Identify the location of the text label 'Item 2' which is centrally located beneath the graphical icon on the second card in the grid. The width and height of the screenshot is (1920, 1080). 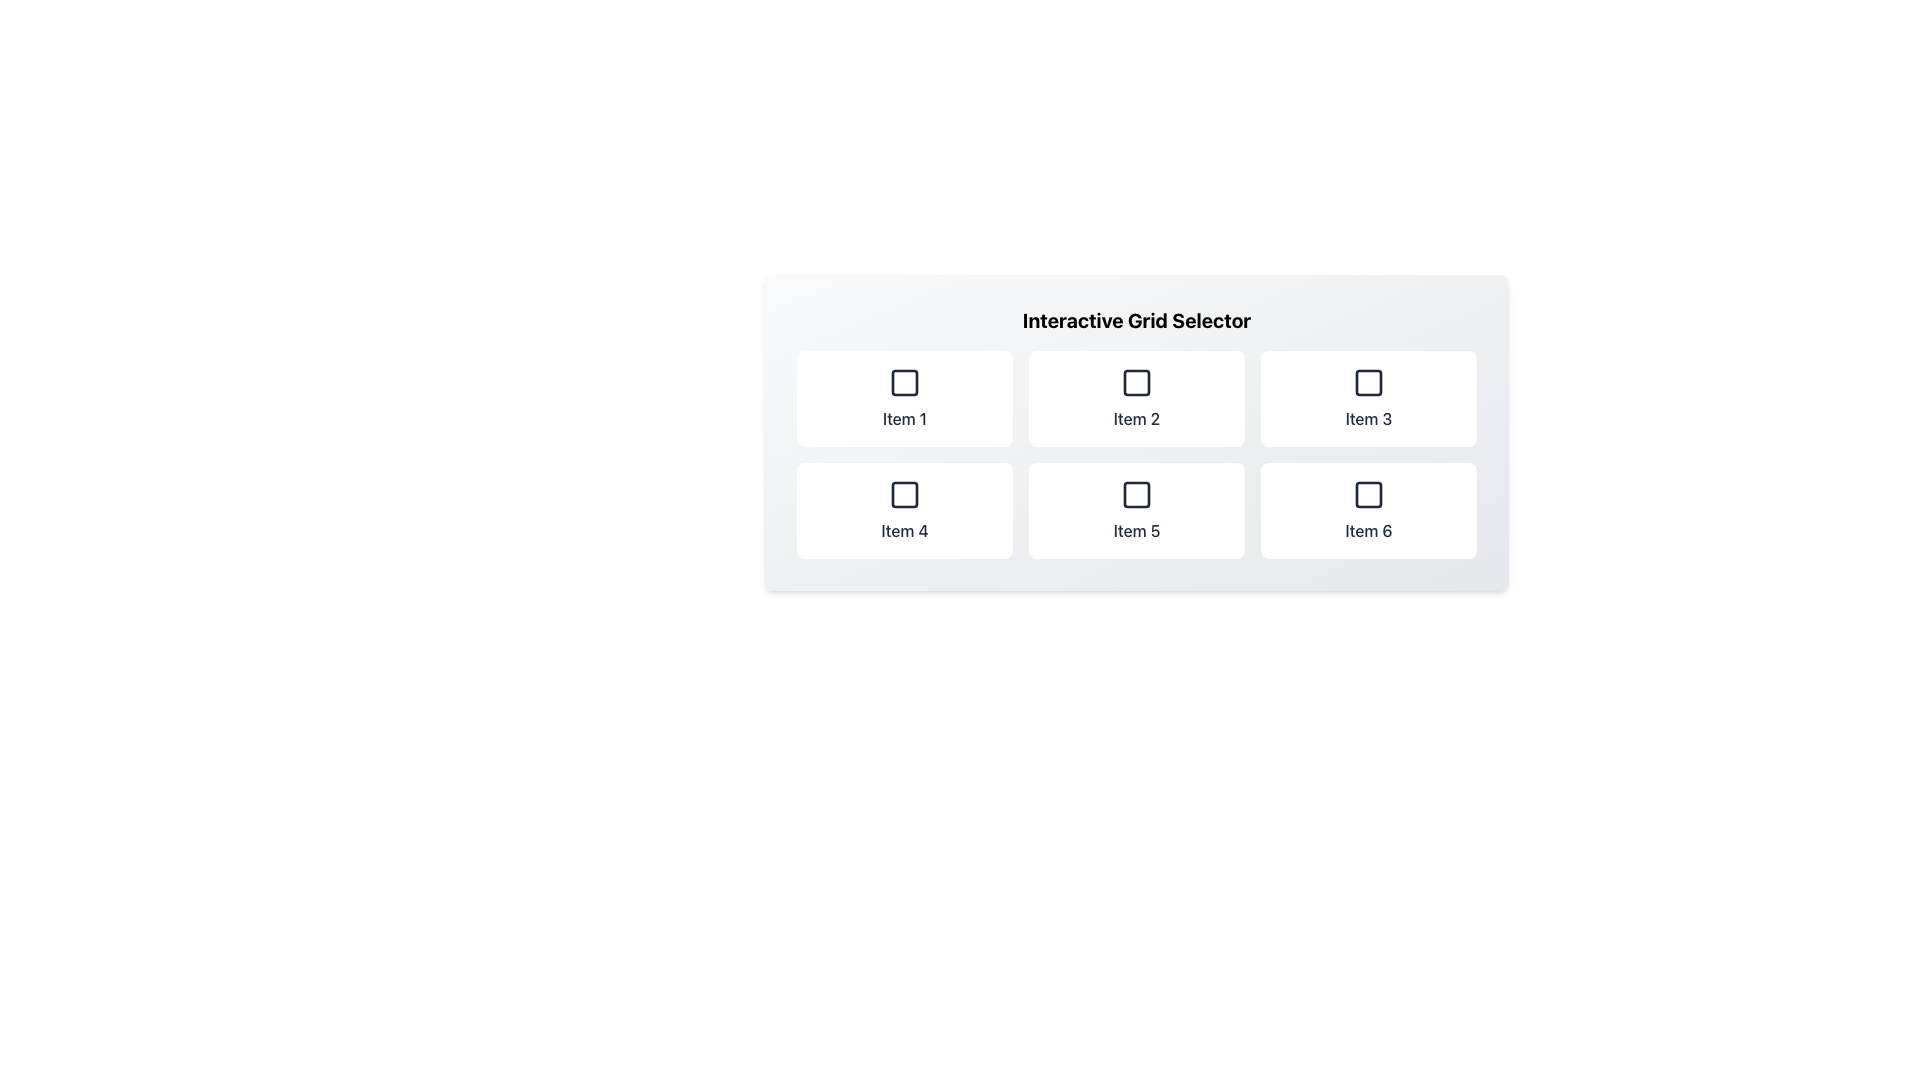
(1137, 418).